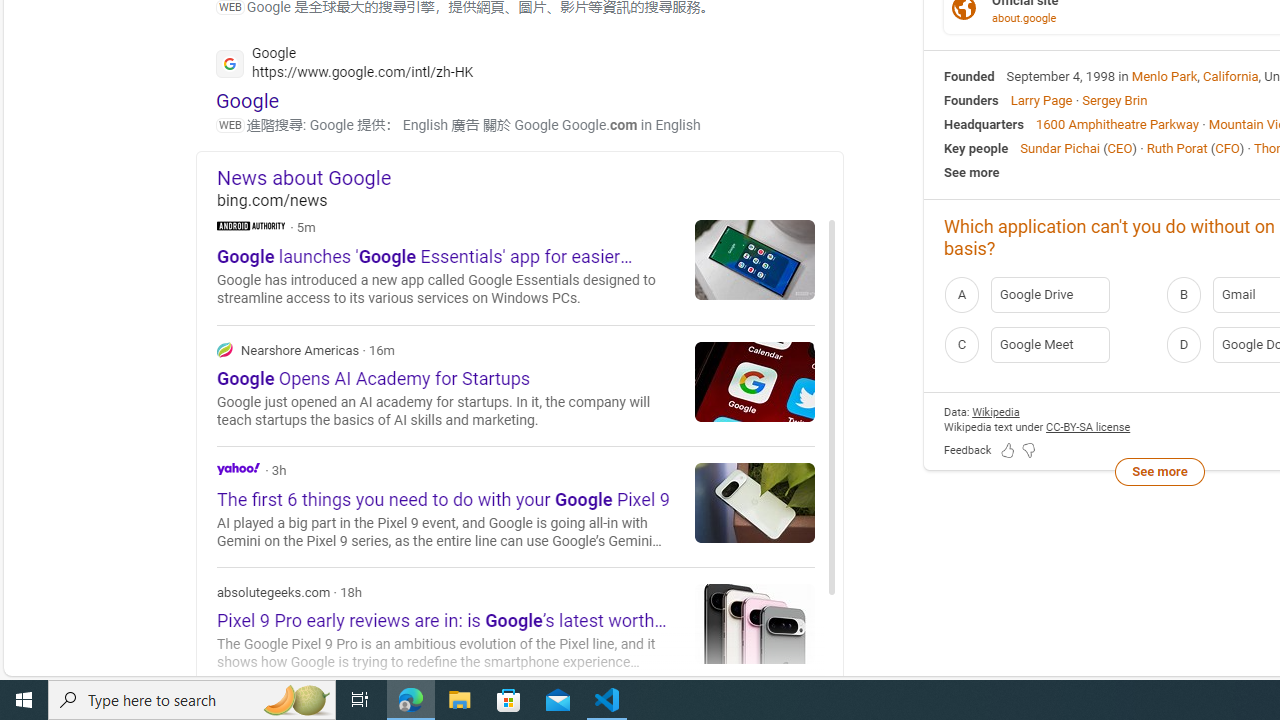 The width and height of the screenshot is (1280, 720). What do you see at coordinates (1040, 100) in the screenshot?
I see `'Larry Page'` at bounding box center [1040, 100].